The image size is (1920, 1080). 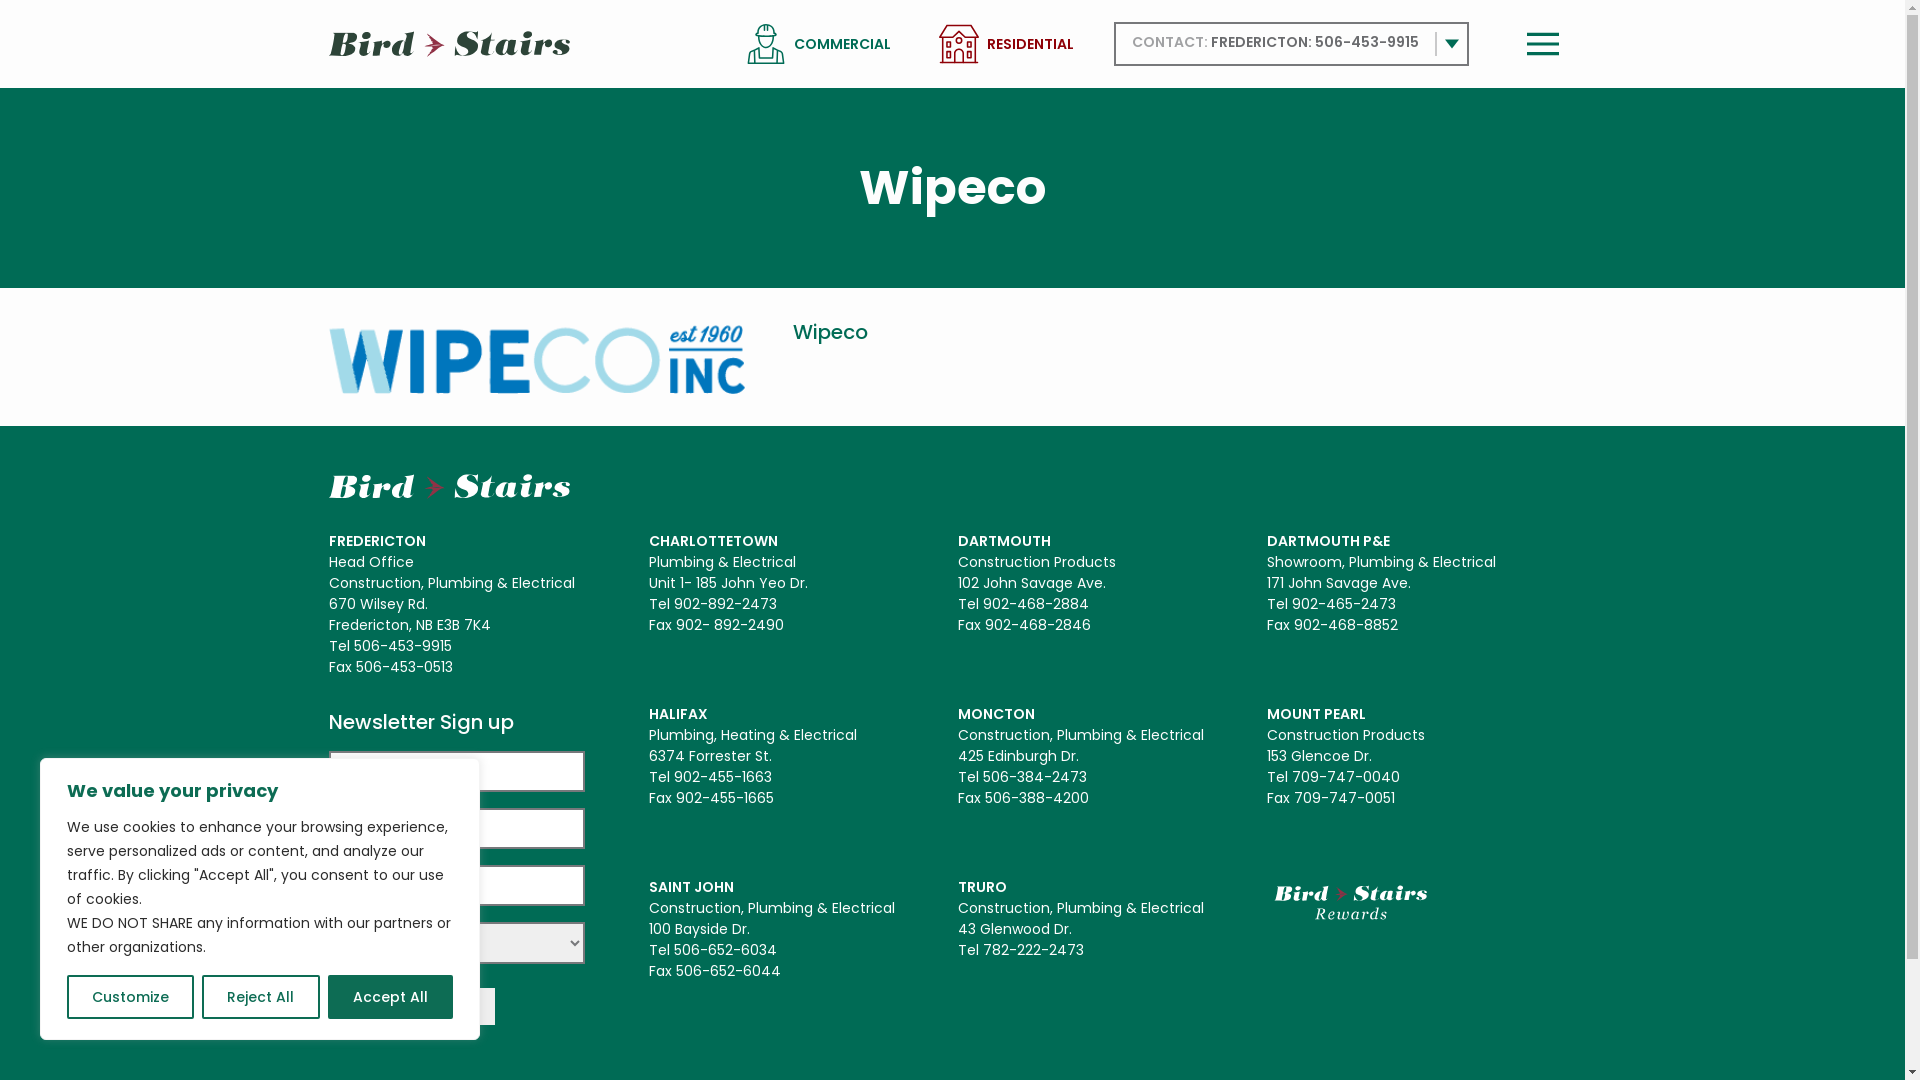 I want to click on 'Accept All', so click(x=390, y=996).